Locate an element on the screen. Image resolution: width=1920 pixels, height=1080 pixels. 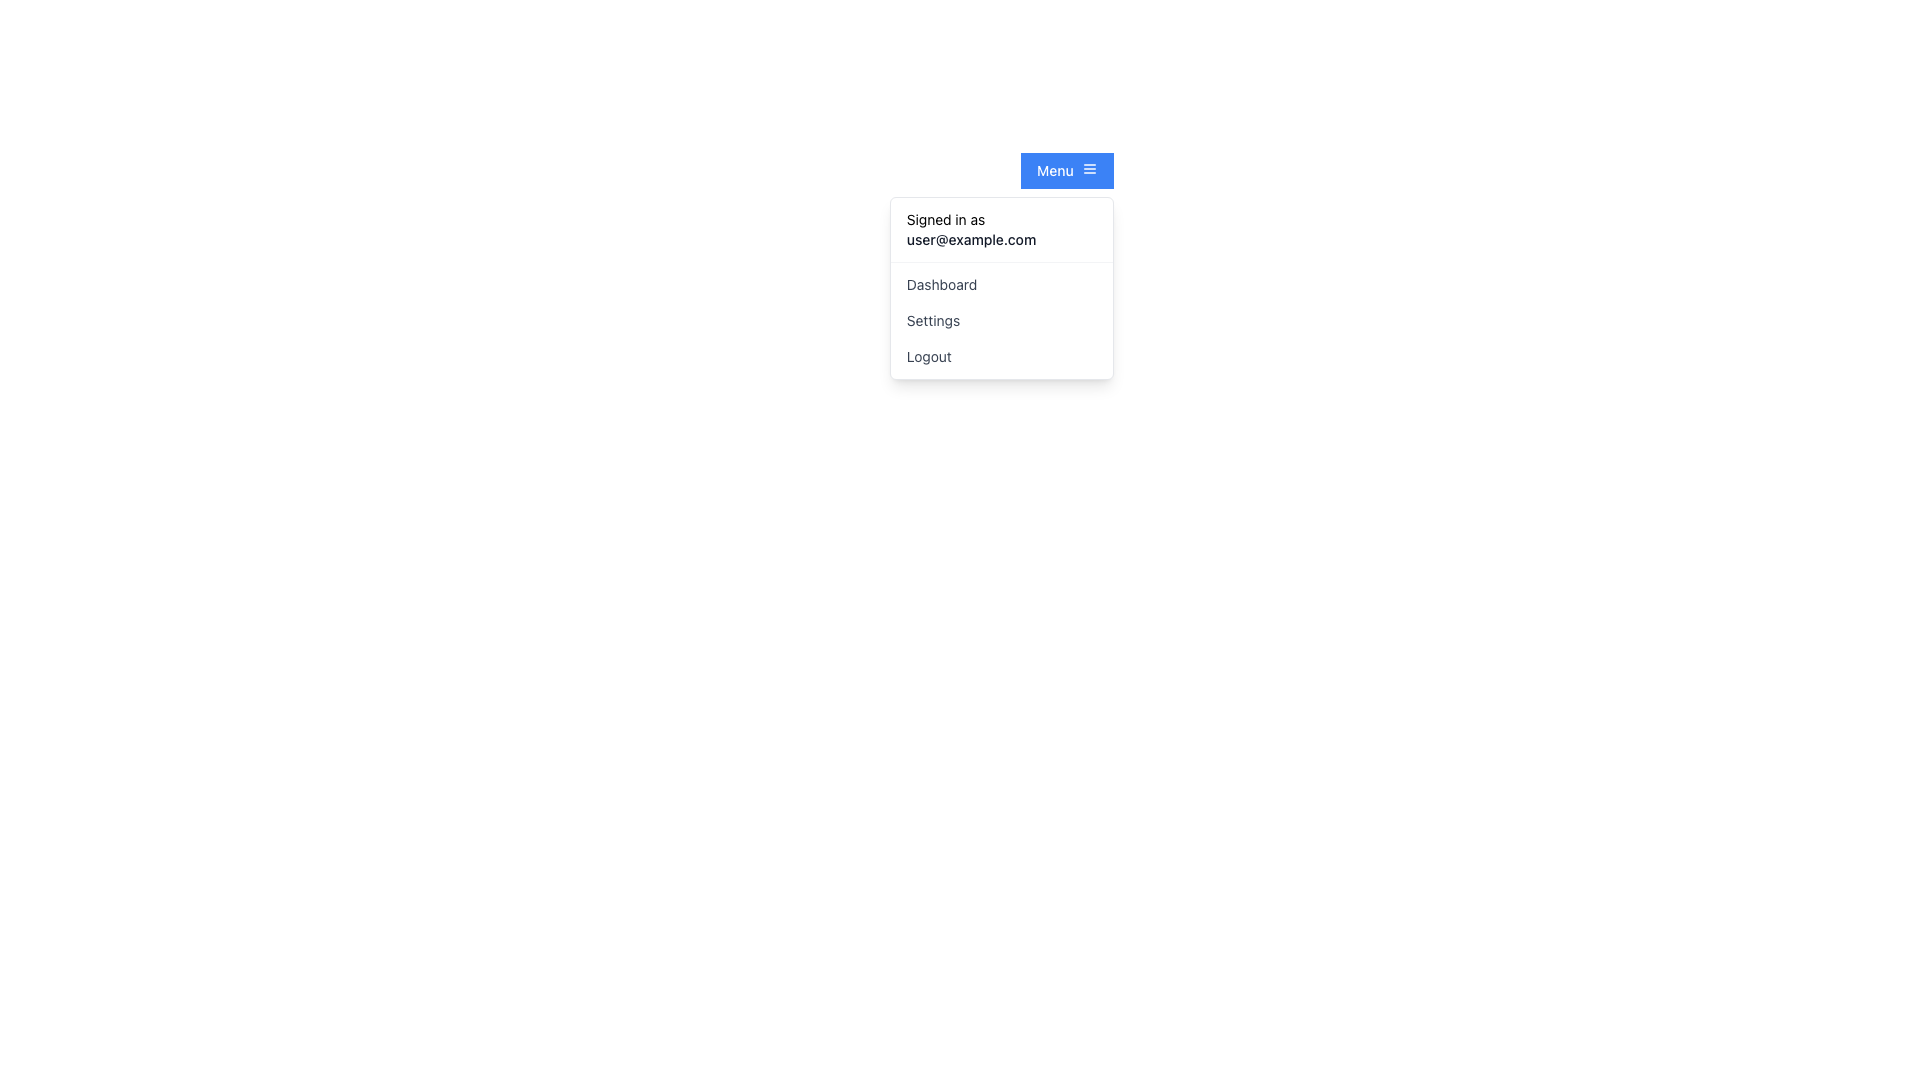
the first hyperlink in the dropdown menu that redirects to the dashboard, positioned below 'Signed in as user@example.com' and above 'Settings' is located at coordinates (1001, 285).